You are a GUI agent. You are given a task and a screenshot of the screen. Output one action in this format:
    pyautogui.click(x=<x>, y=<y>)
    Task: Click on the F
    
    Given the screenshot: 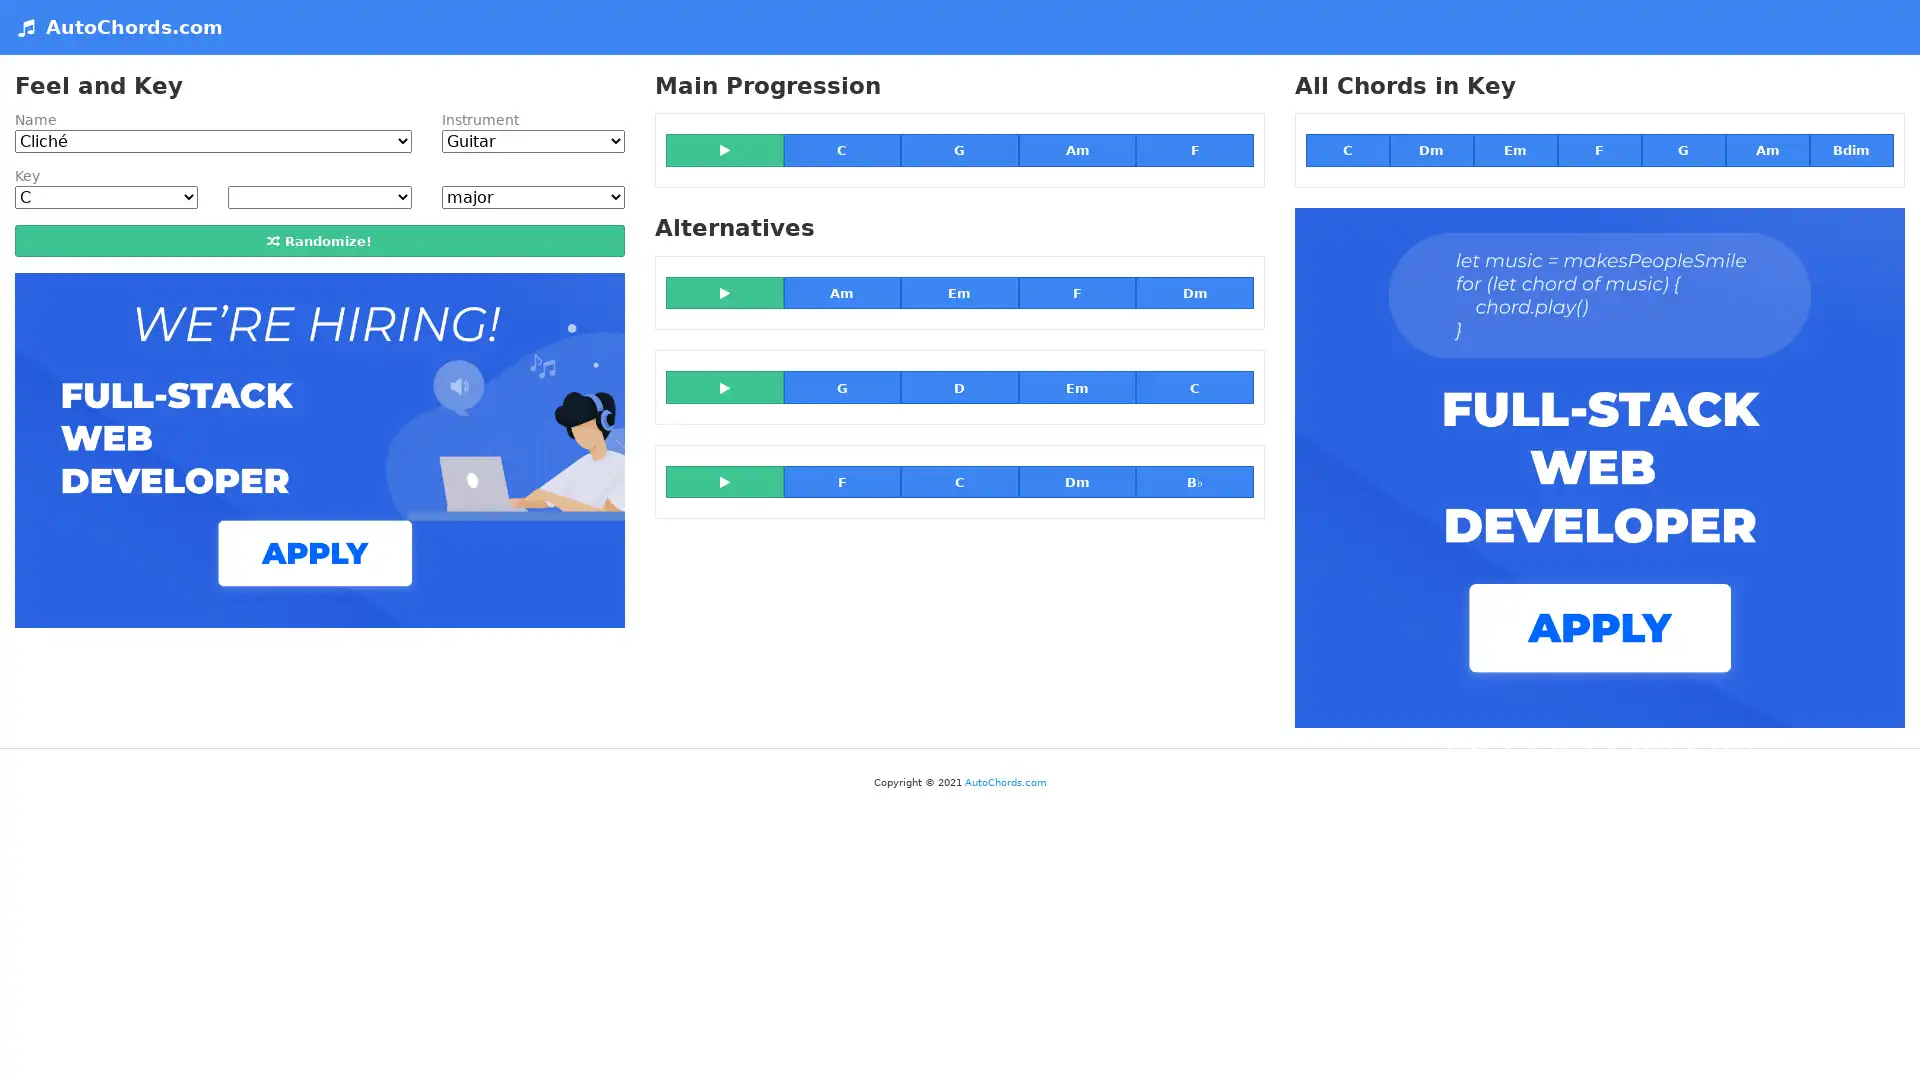 What is the action you would take?
    pyautogui.click(x=841, y=481)
    